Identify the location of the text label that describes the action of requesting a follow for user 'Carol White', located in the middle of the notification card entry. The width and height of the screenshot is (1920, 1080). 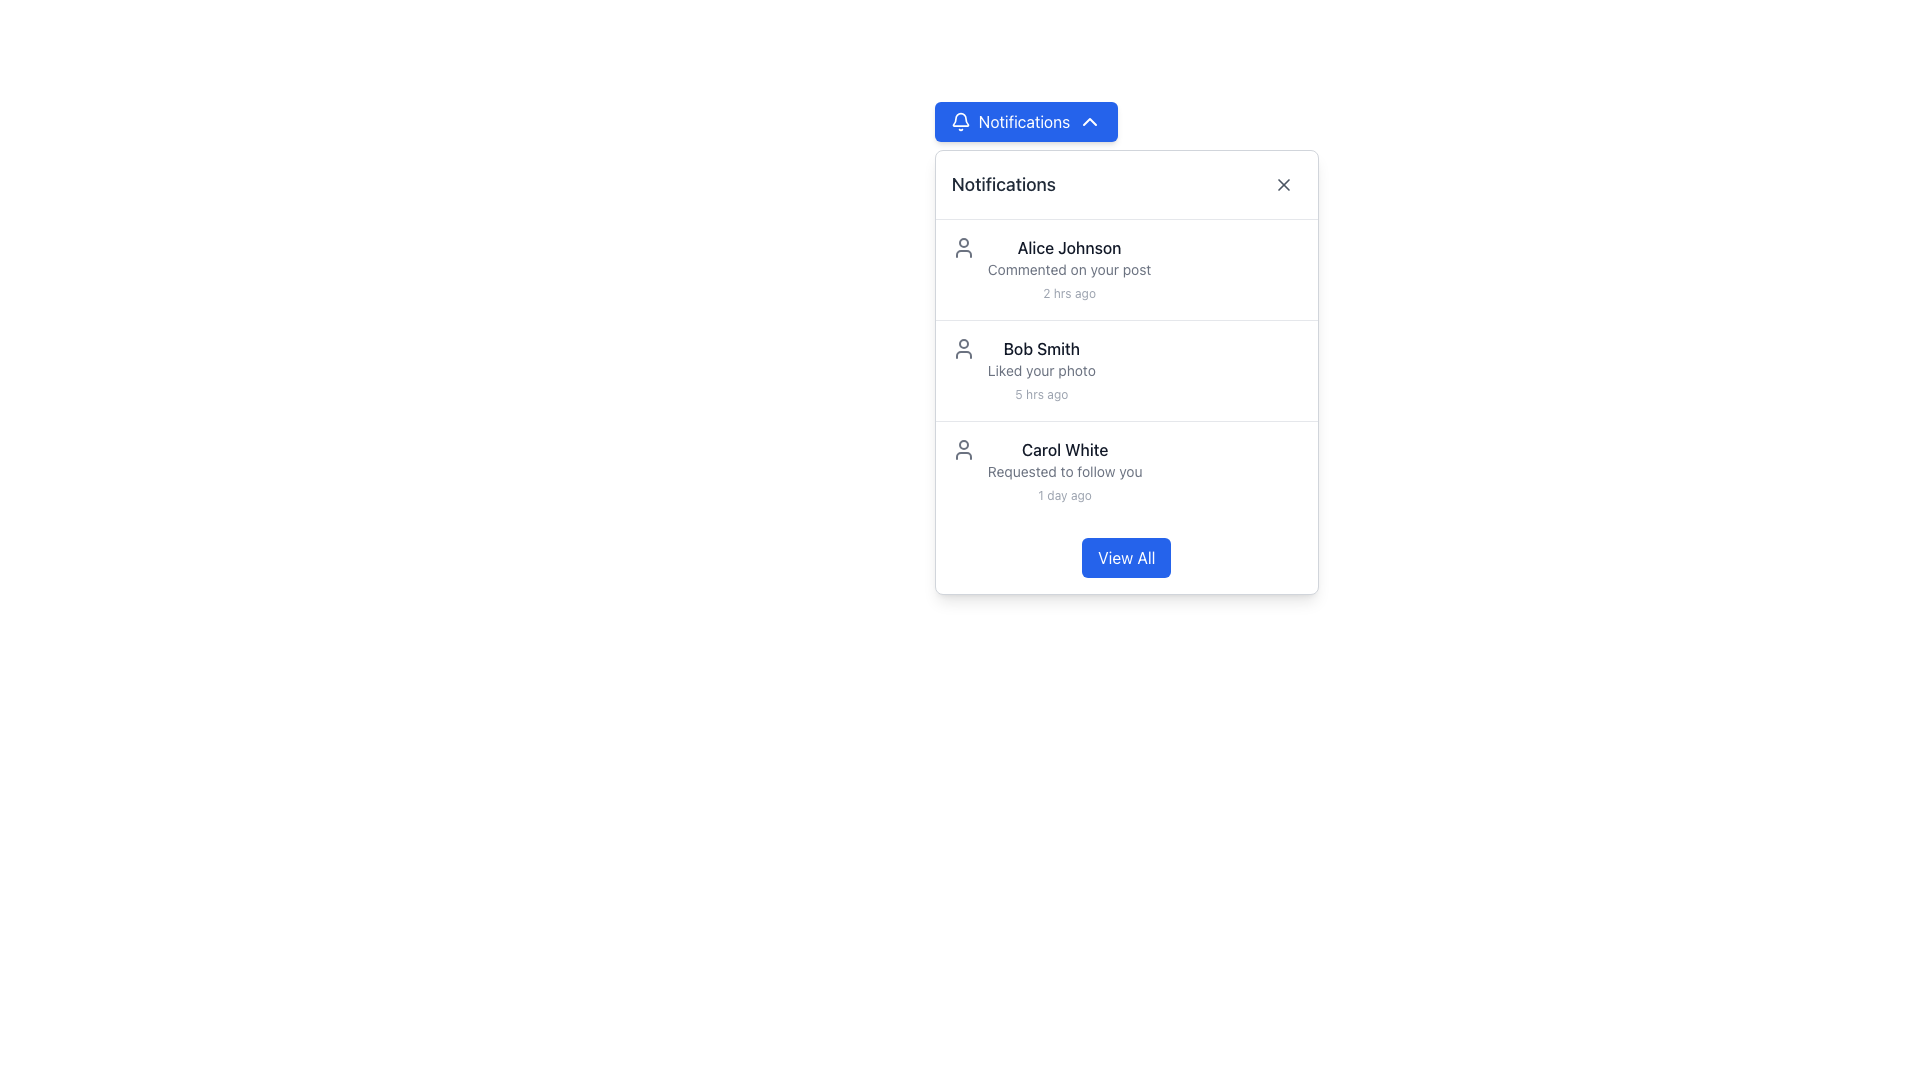
(1064, 471).